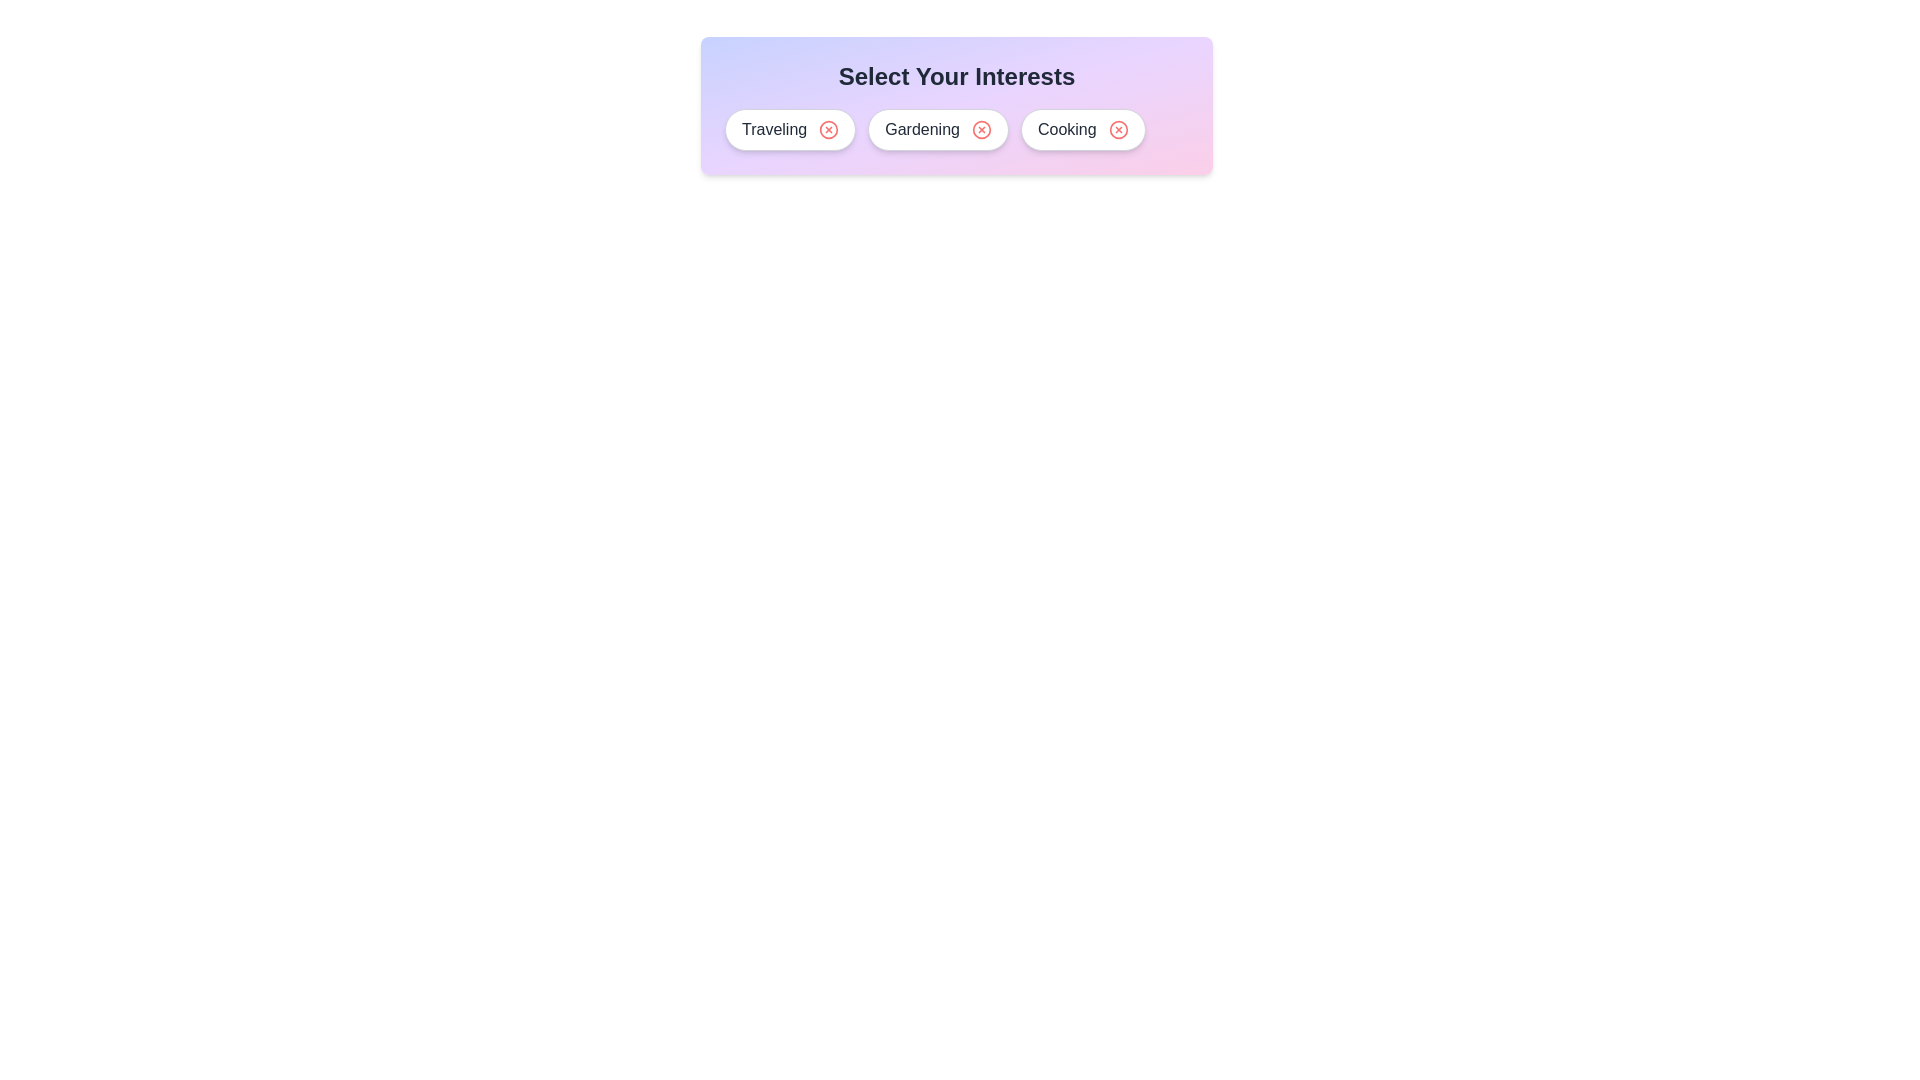 This screenshot has width=1920, height=1080. Describe the element at coordinates (981, 130) in the screenshot. I see `the delete button for the interest labeled Gardening` at that location.